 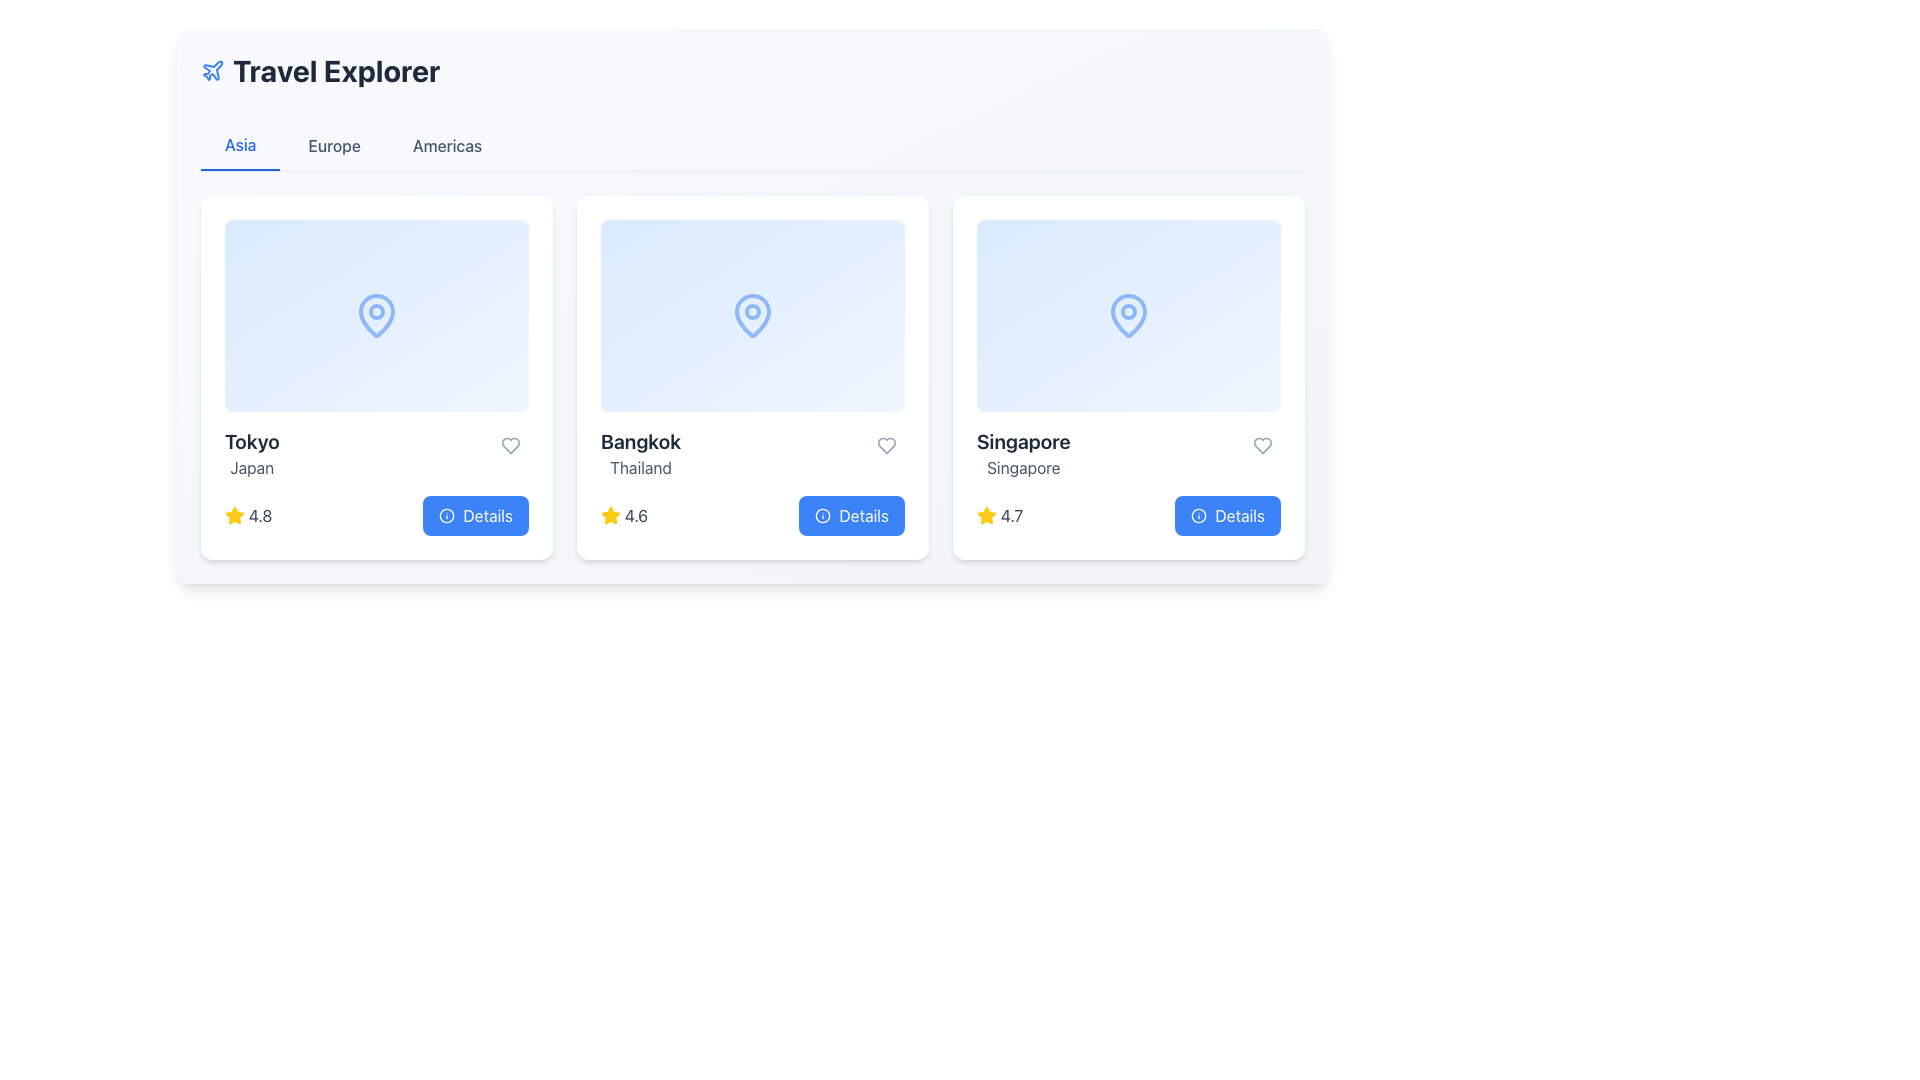 I want to click on the text element displaying '4.8' in a dark slate-colored font, located inside a card layout under the heading 'Tokyo Japan', adjacent to a yellow star icon, so click(x=259, y=515).